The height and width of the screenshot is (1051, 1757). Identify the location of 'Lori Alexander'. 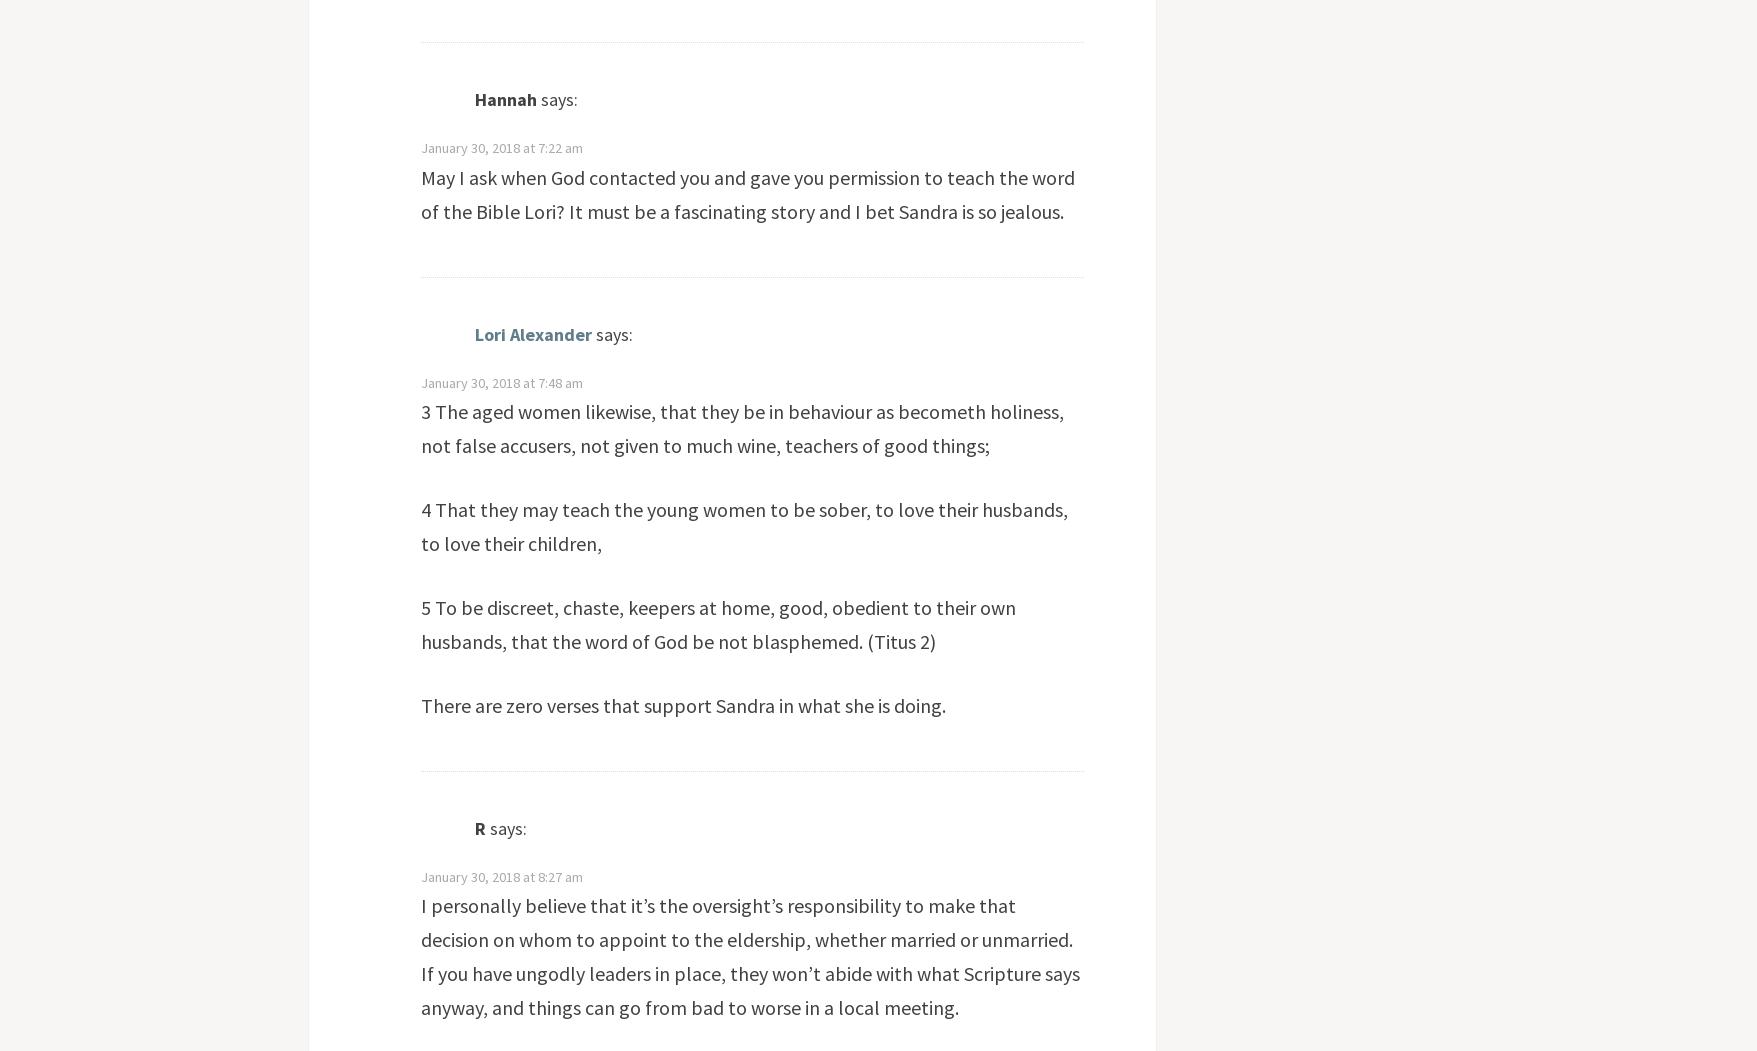
(532, 333).